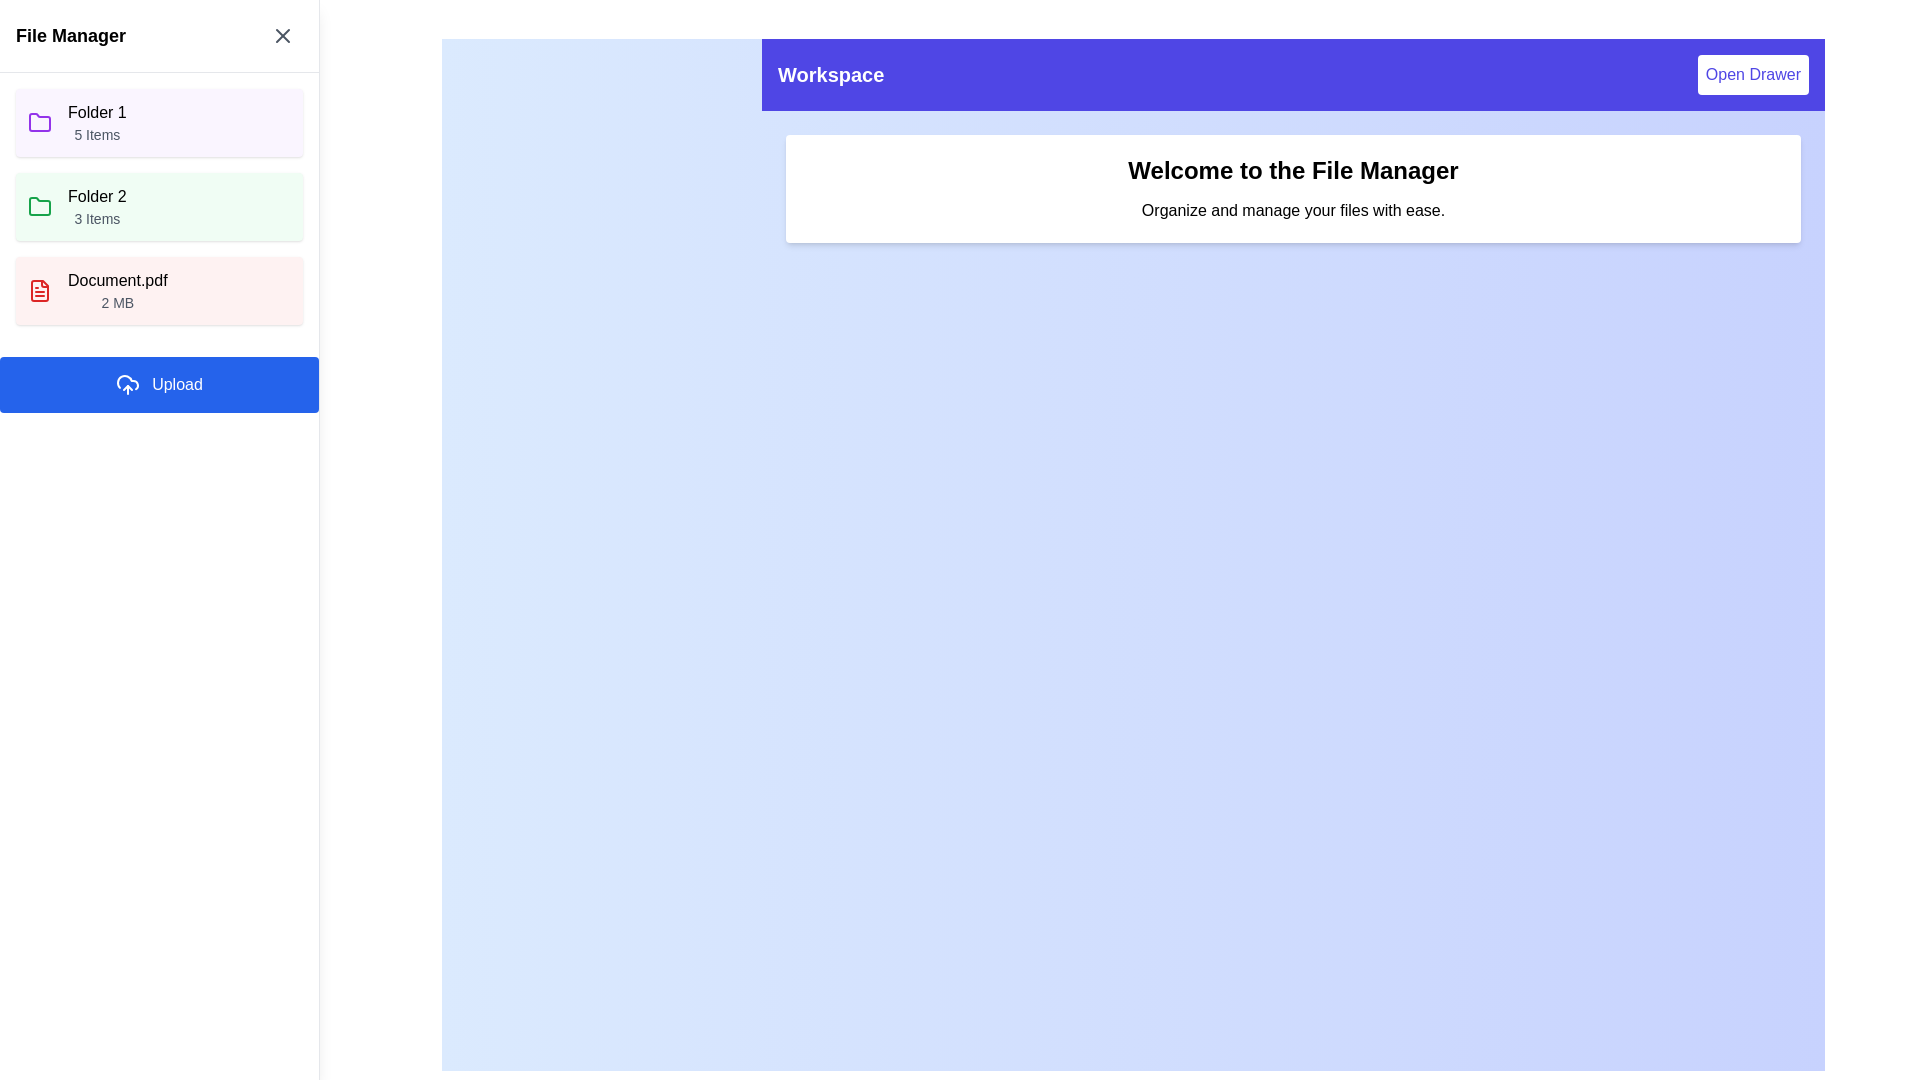  I want to click on the text label displaying the name of the file to trigger the tooltip, so click(116, 281).